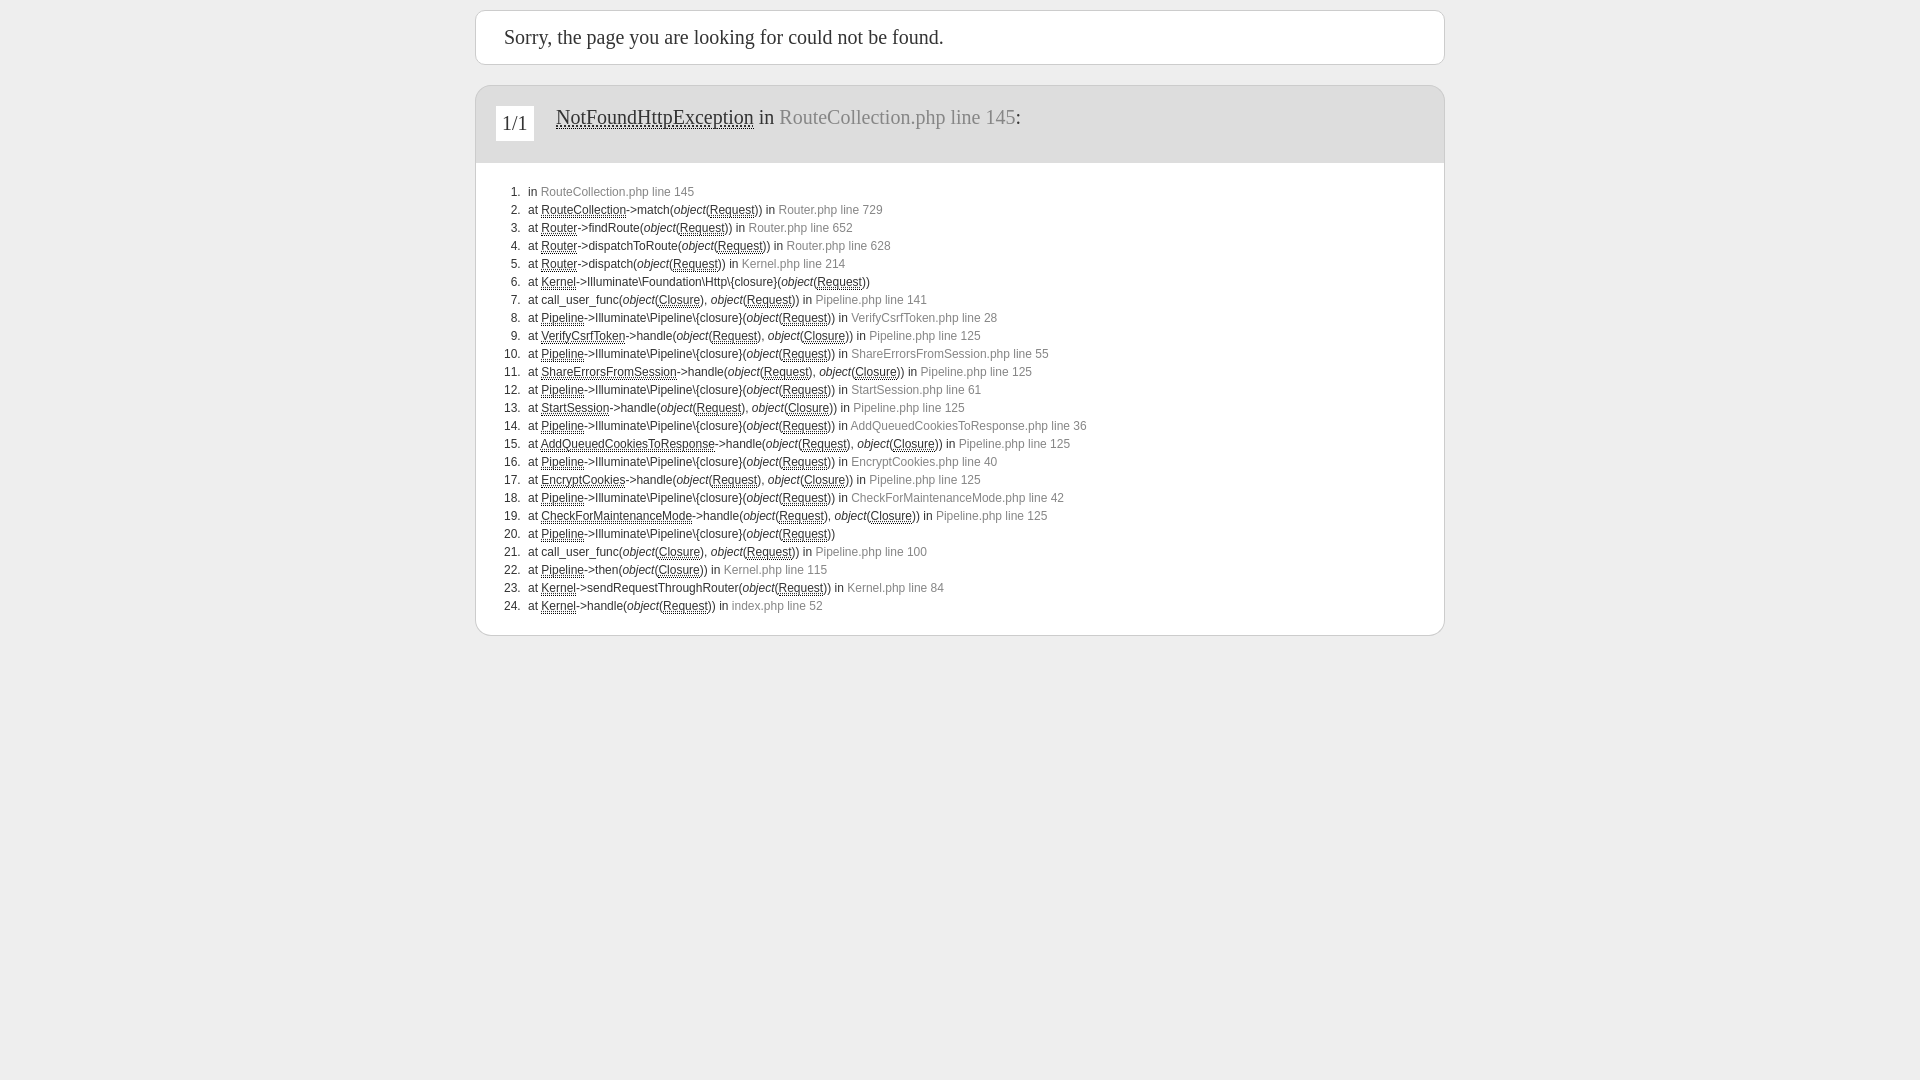  What do you see at coordinates (871, 300) in the screenshot?
I see `'Pipeline.php line 141'` at bounding box center [871, 300].